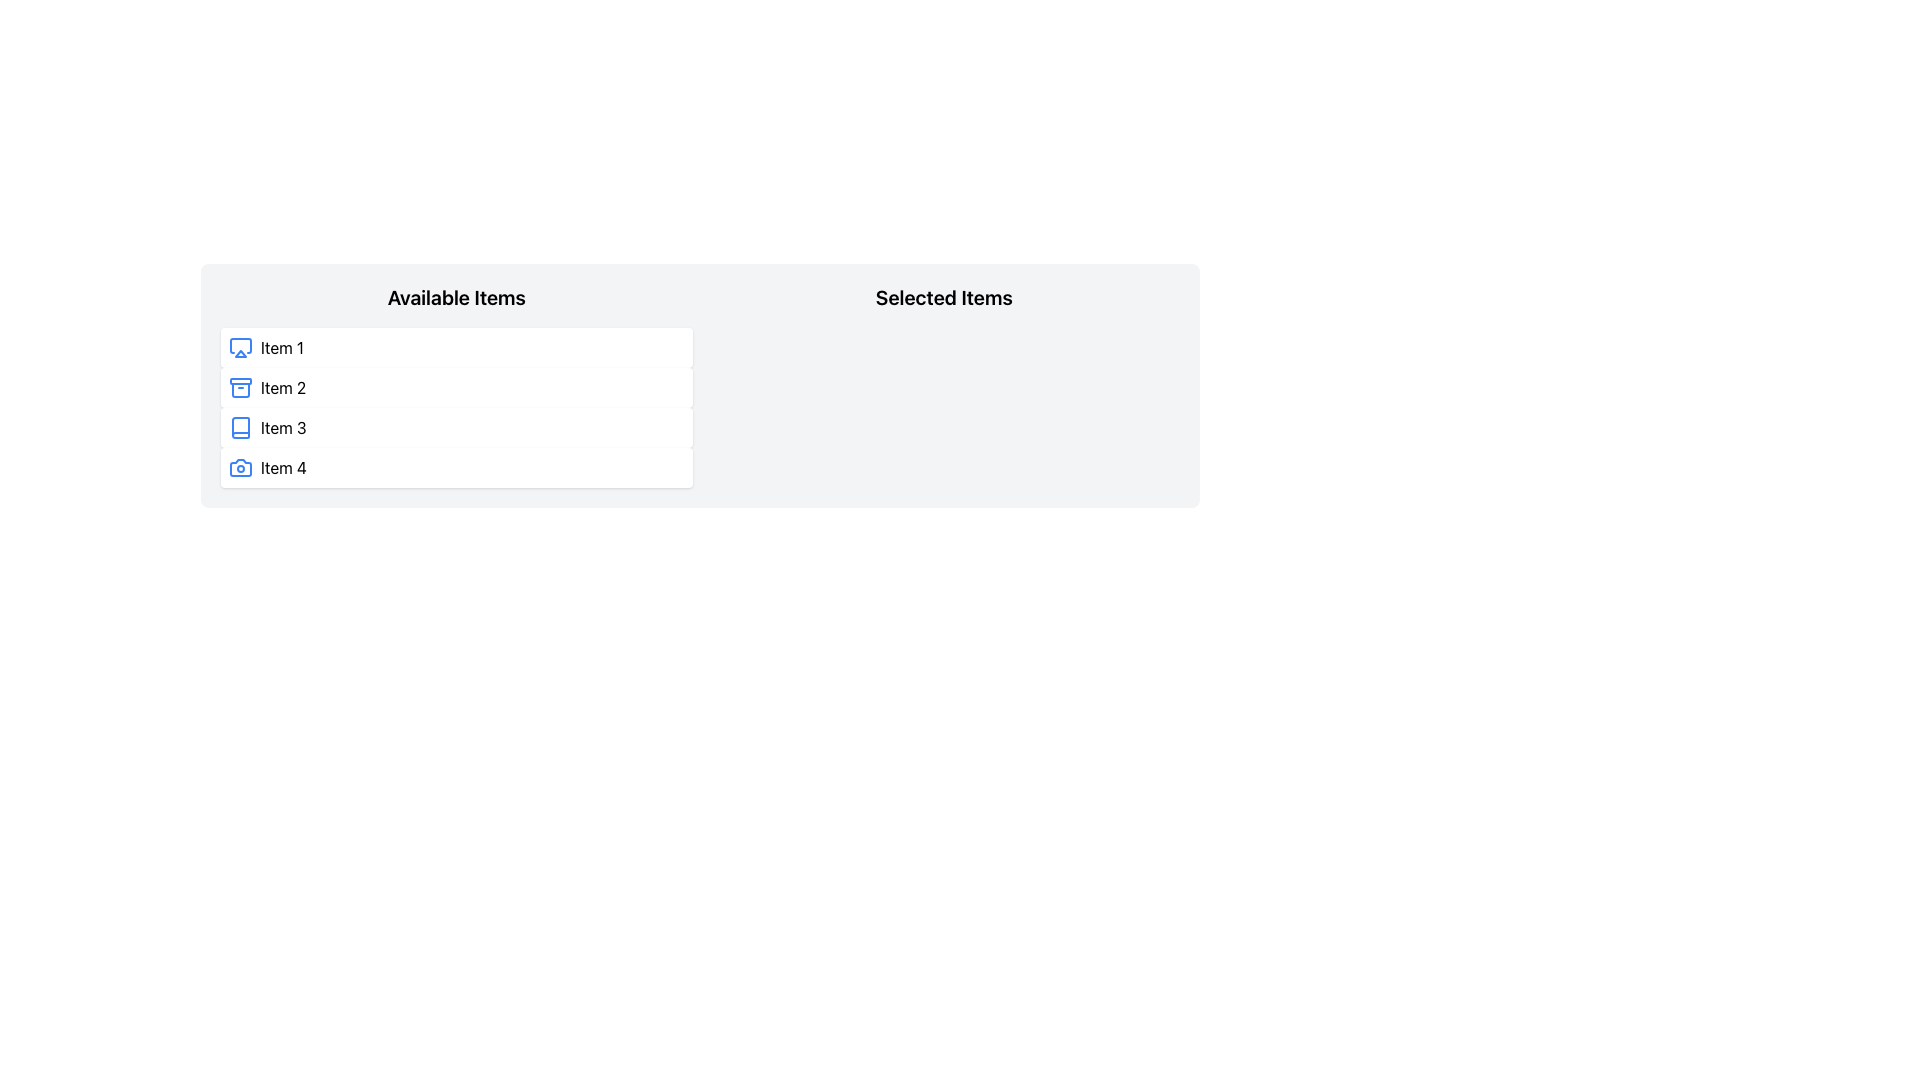 The width and height of the screenshot is (1920, 1080). I want to click on the blue camera icon located at the beginning of the row labeled 'Item 4' in the 'Available Items' section, so click(240, 467).